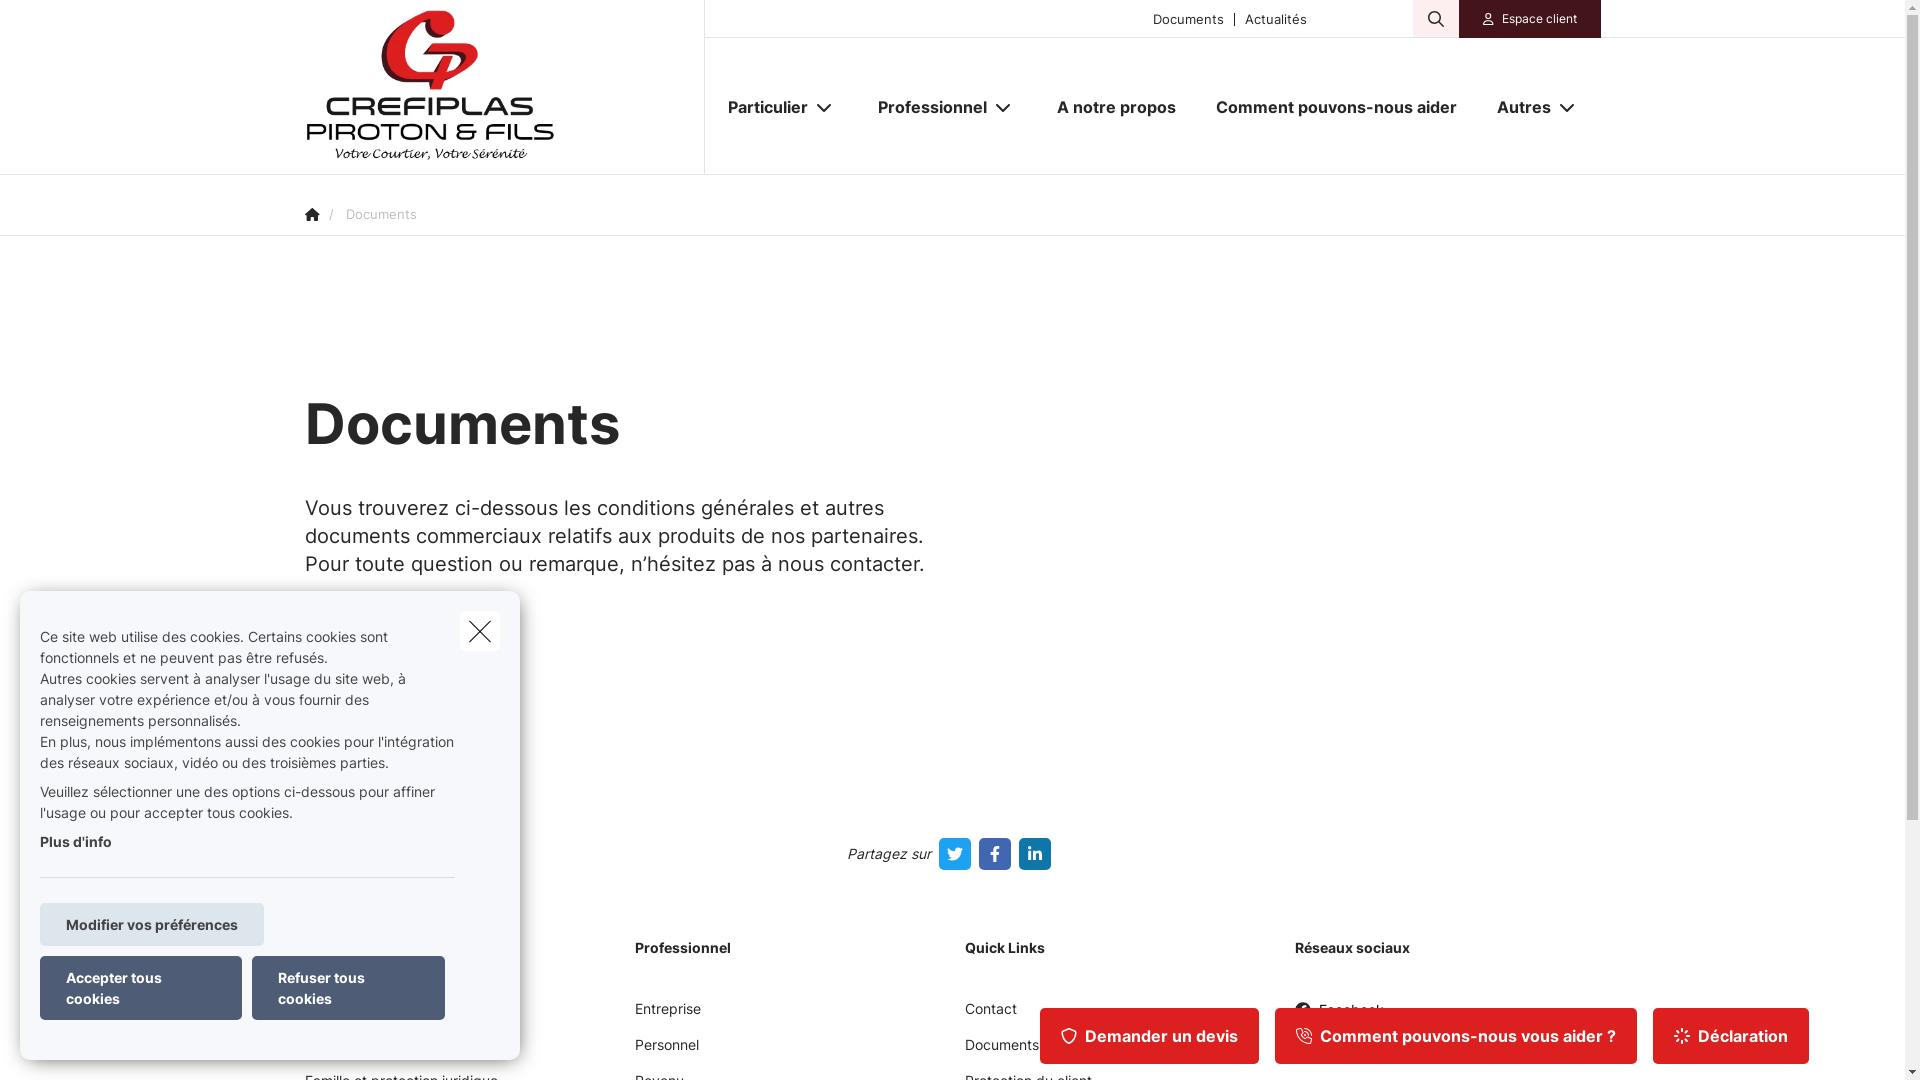 This screenshot has height=1080, width=1920. I want to click on 'Comment pouvons-nous aider', so click(1336, 107).